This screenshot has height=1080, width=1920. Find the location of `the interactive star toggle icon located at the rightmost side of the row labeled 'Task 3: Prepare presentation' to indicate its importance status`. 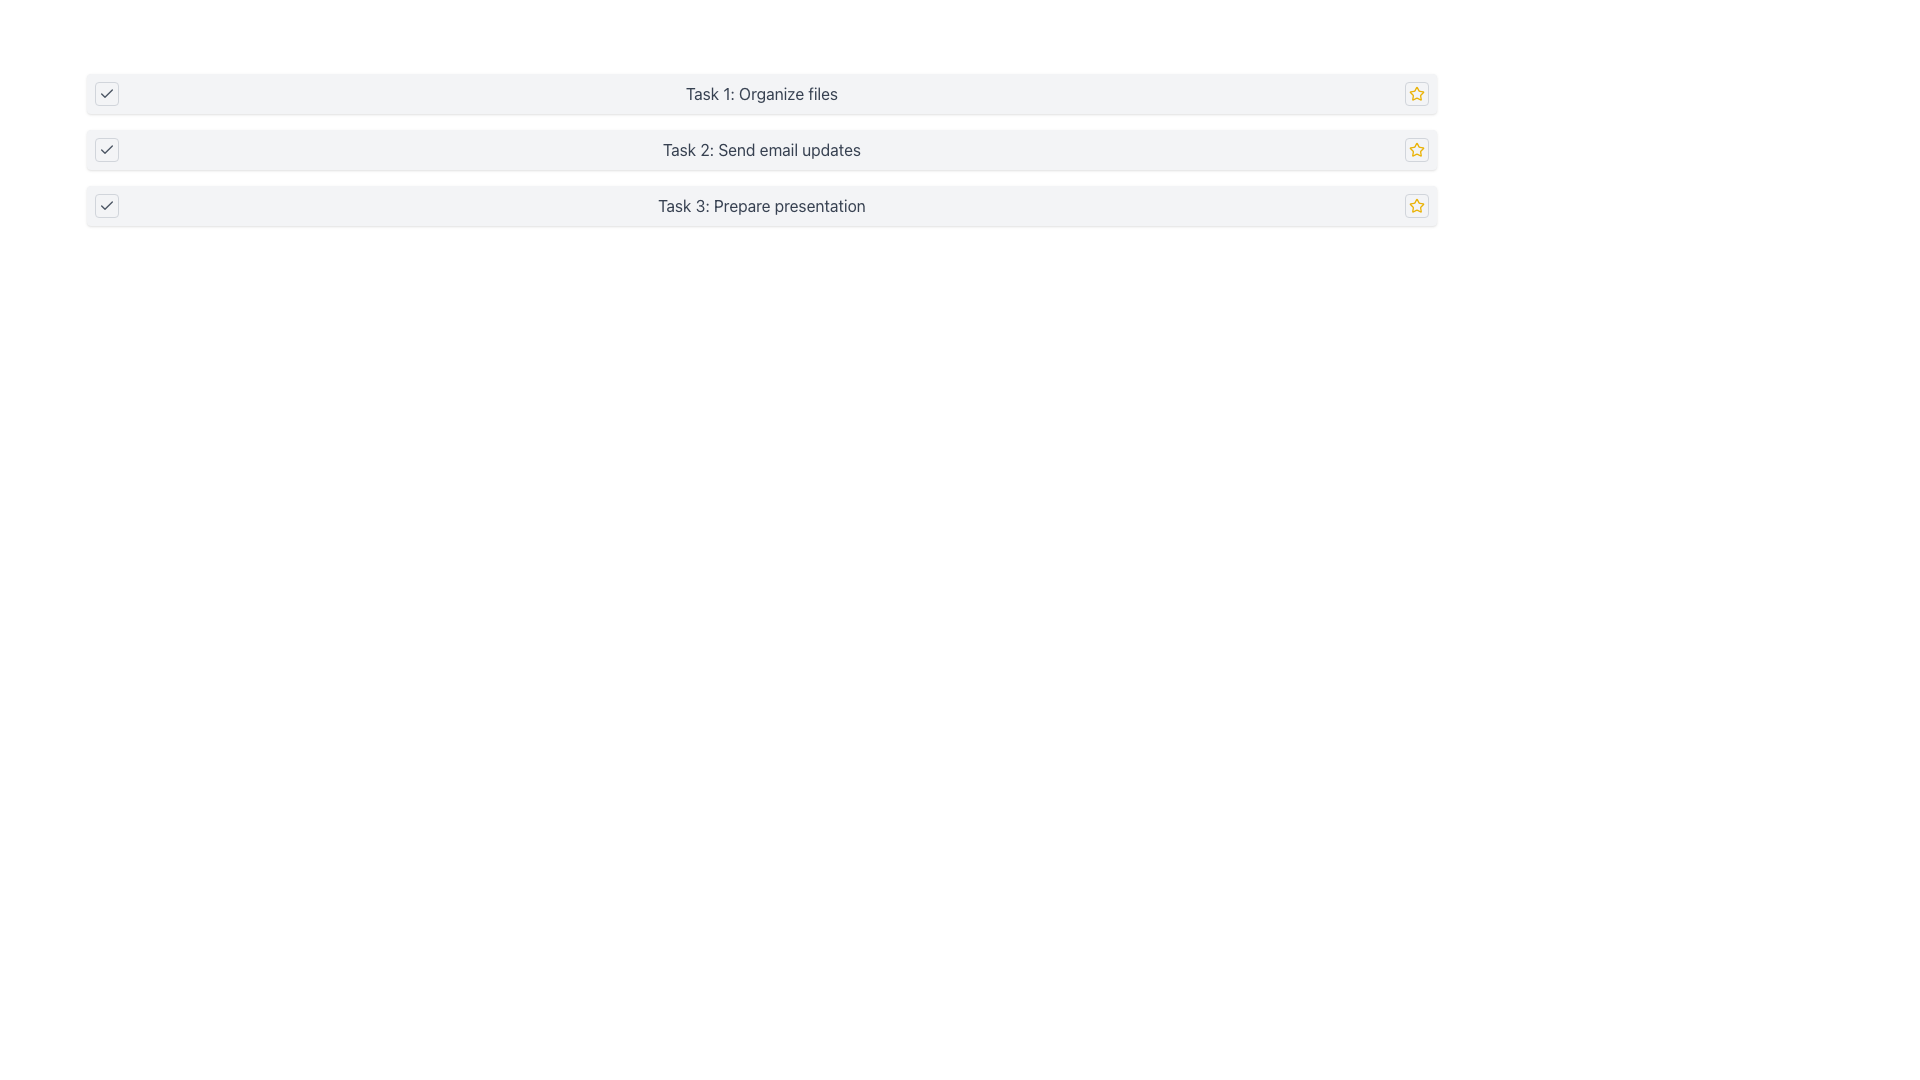

the interactive star toggle icon located at the rightmost side of the row labeled 'Task 3: Prepare presentation' to indicate its importance status is located at coordinates (1415, 205).